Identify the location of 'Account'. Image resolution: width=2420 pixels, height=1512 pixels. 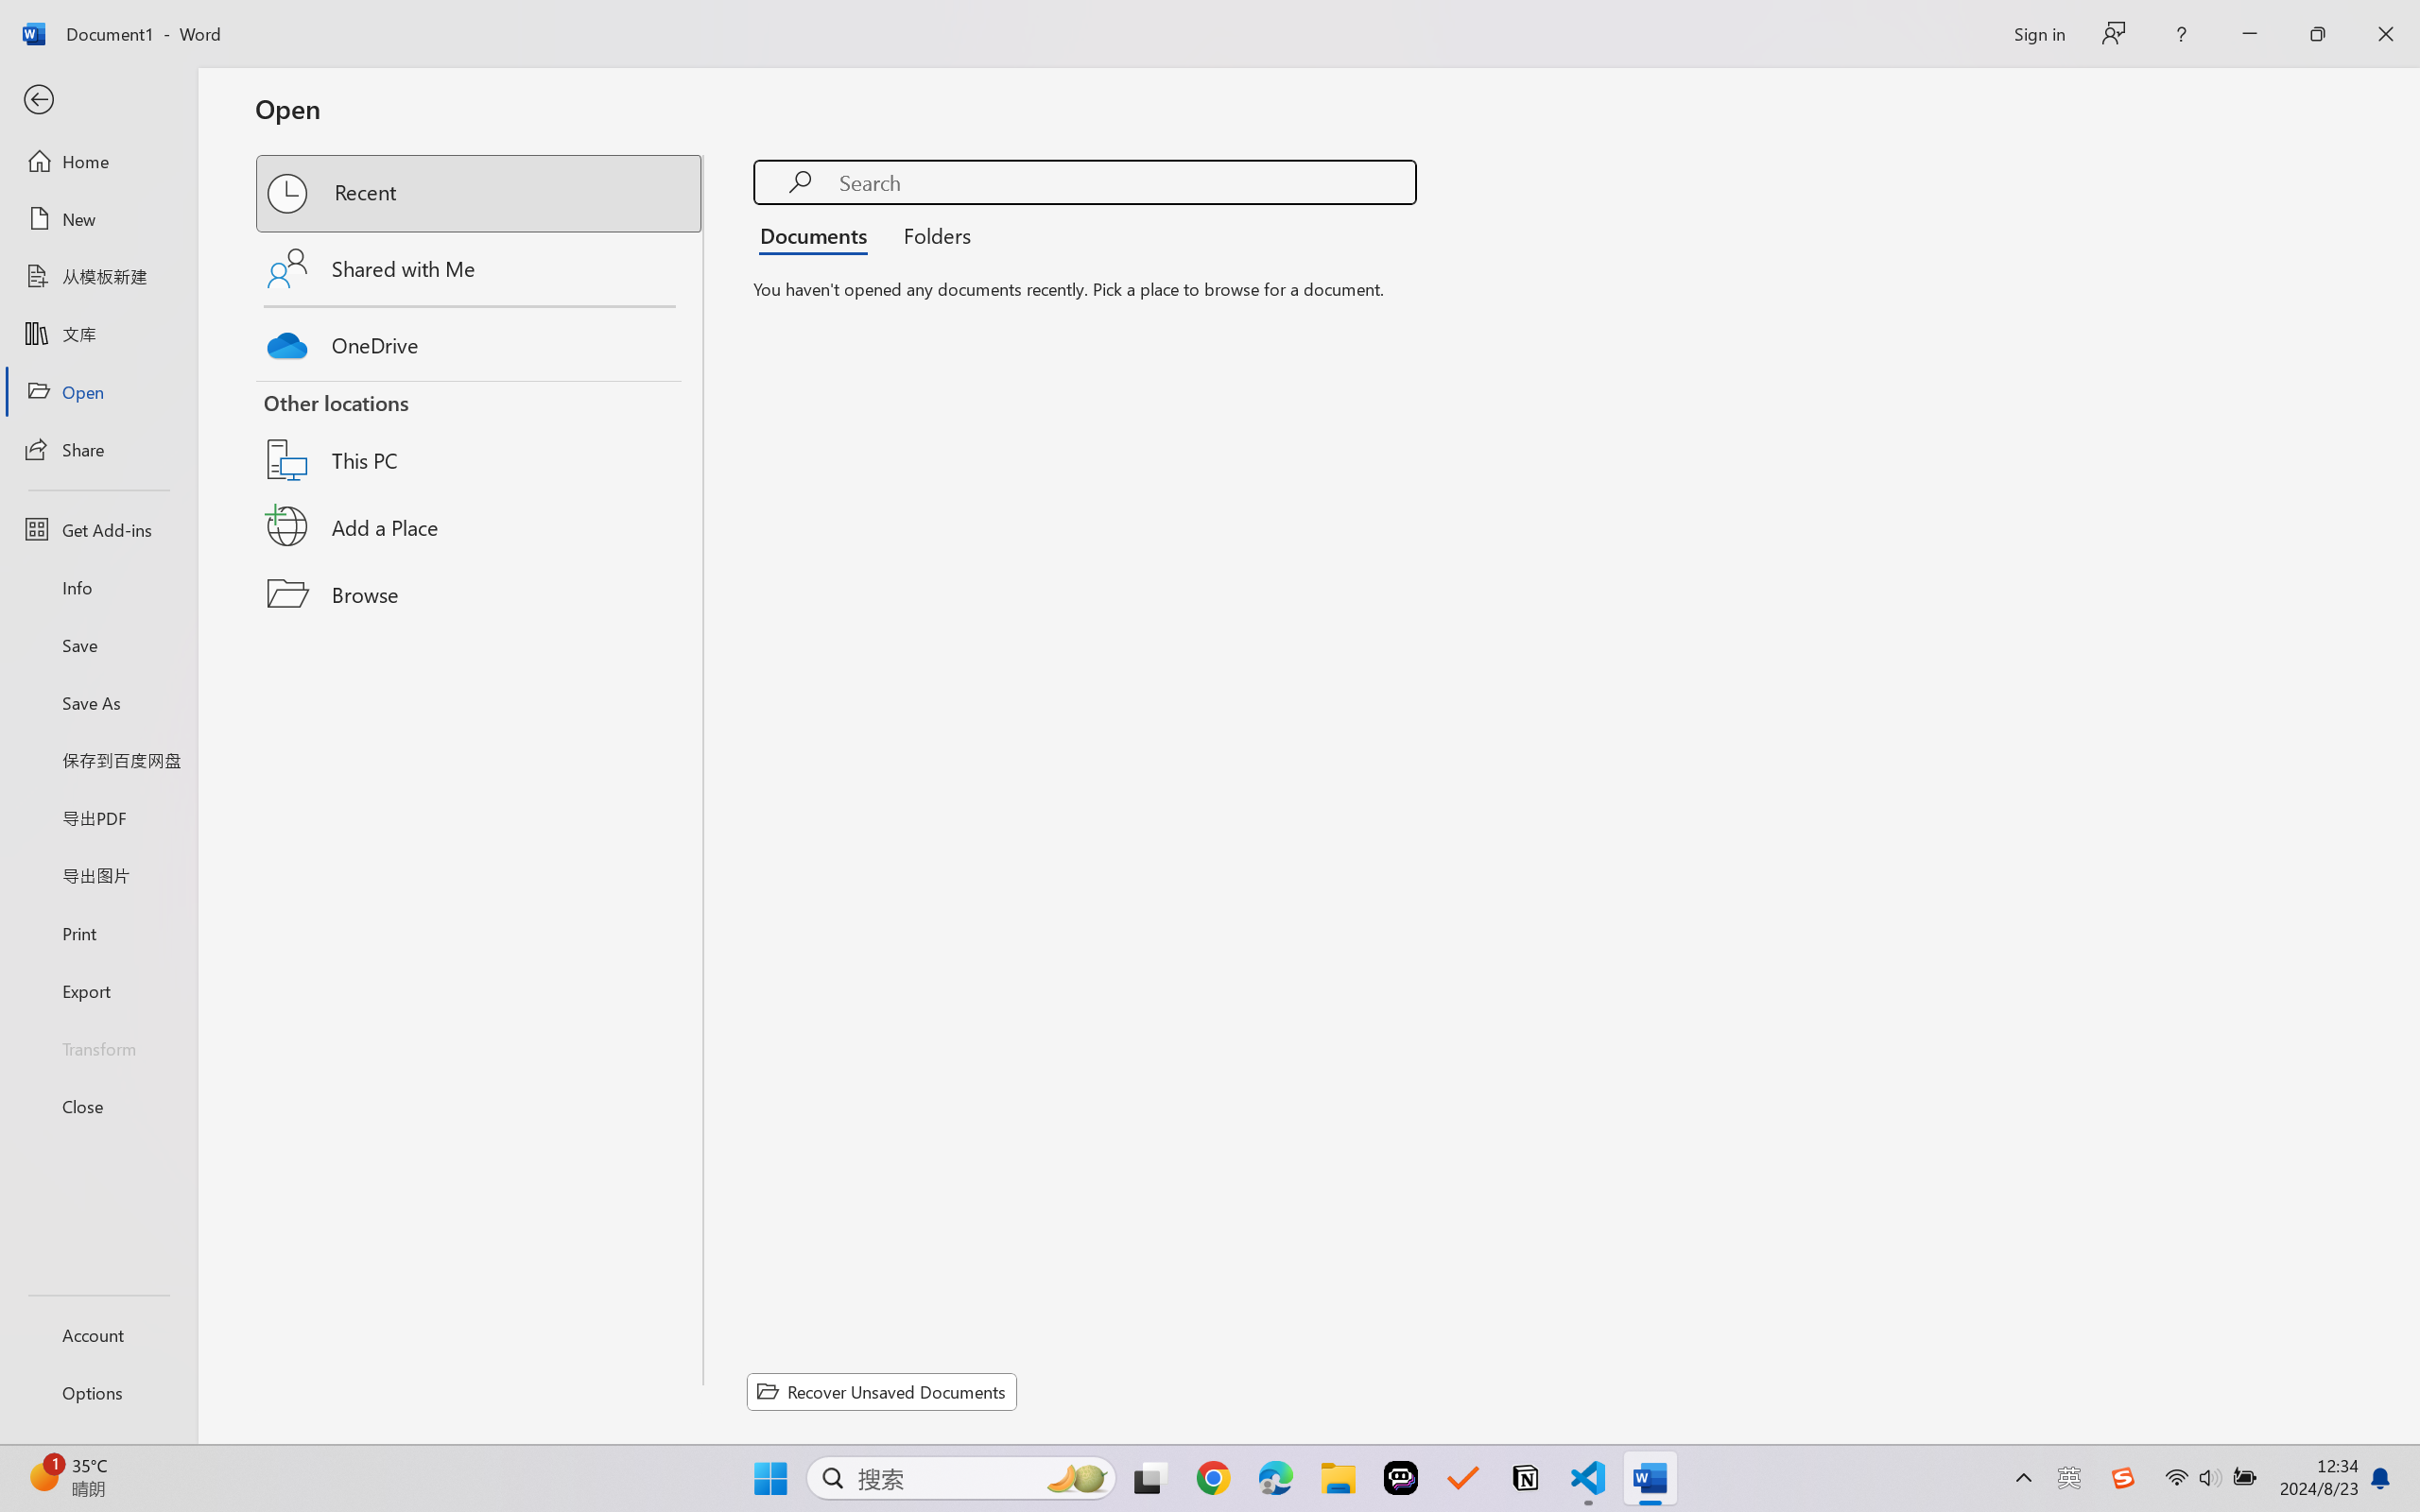
(97, 1334).